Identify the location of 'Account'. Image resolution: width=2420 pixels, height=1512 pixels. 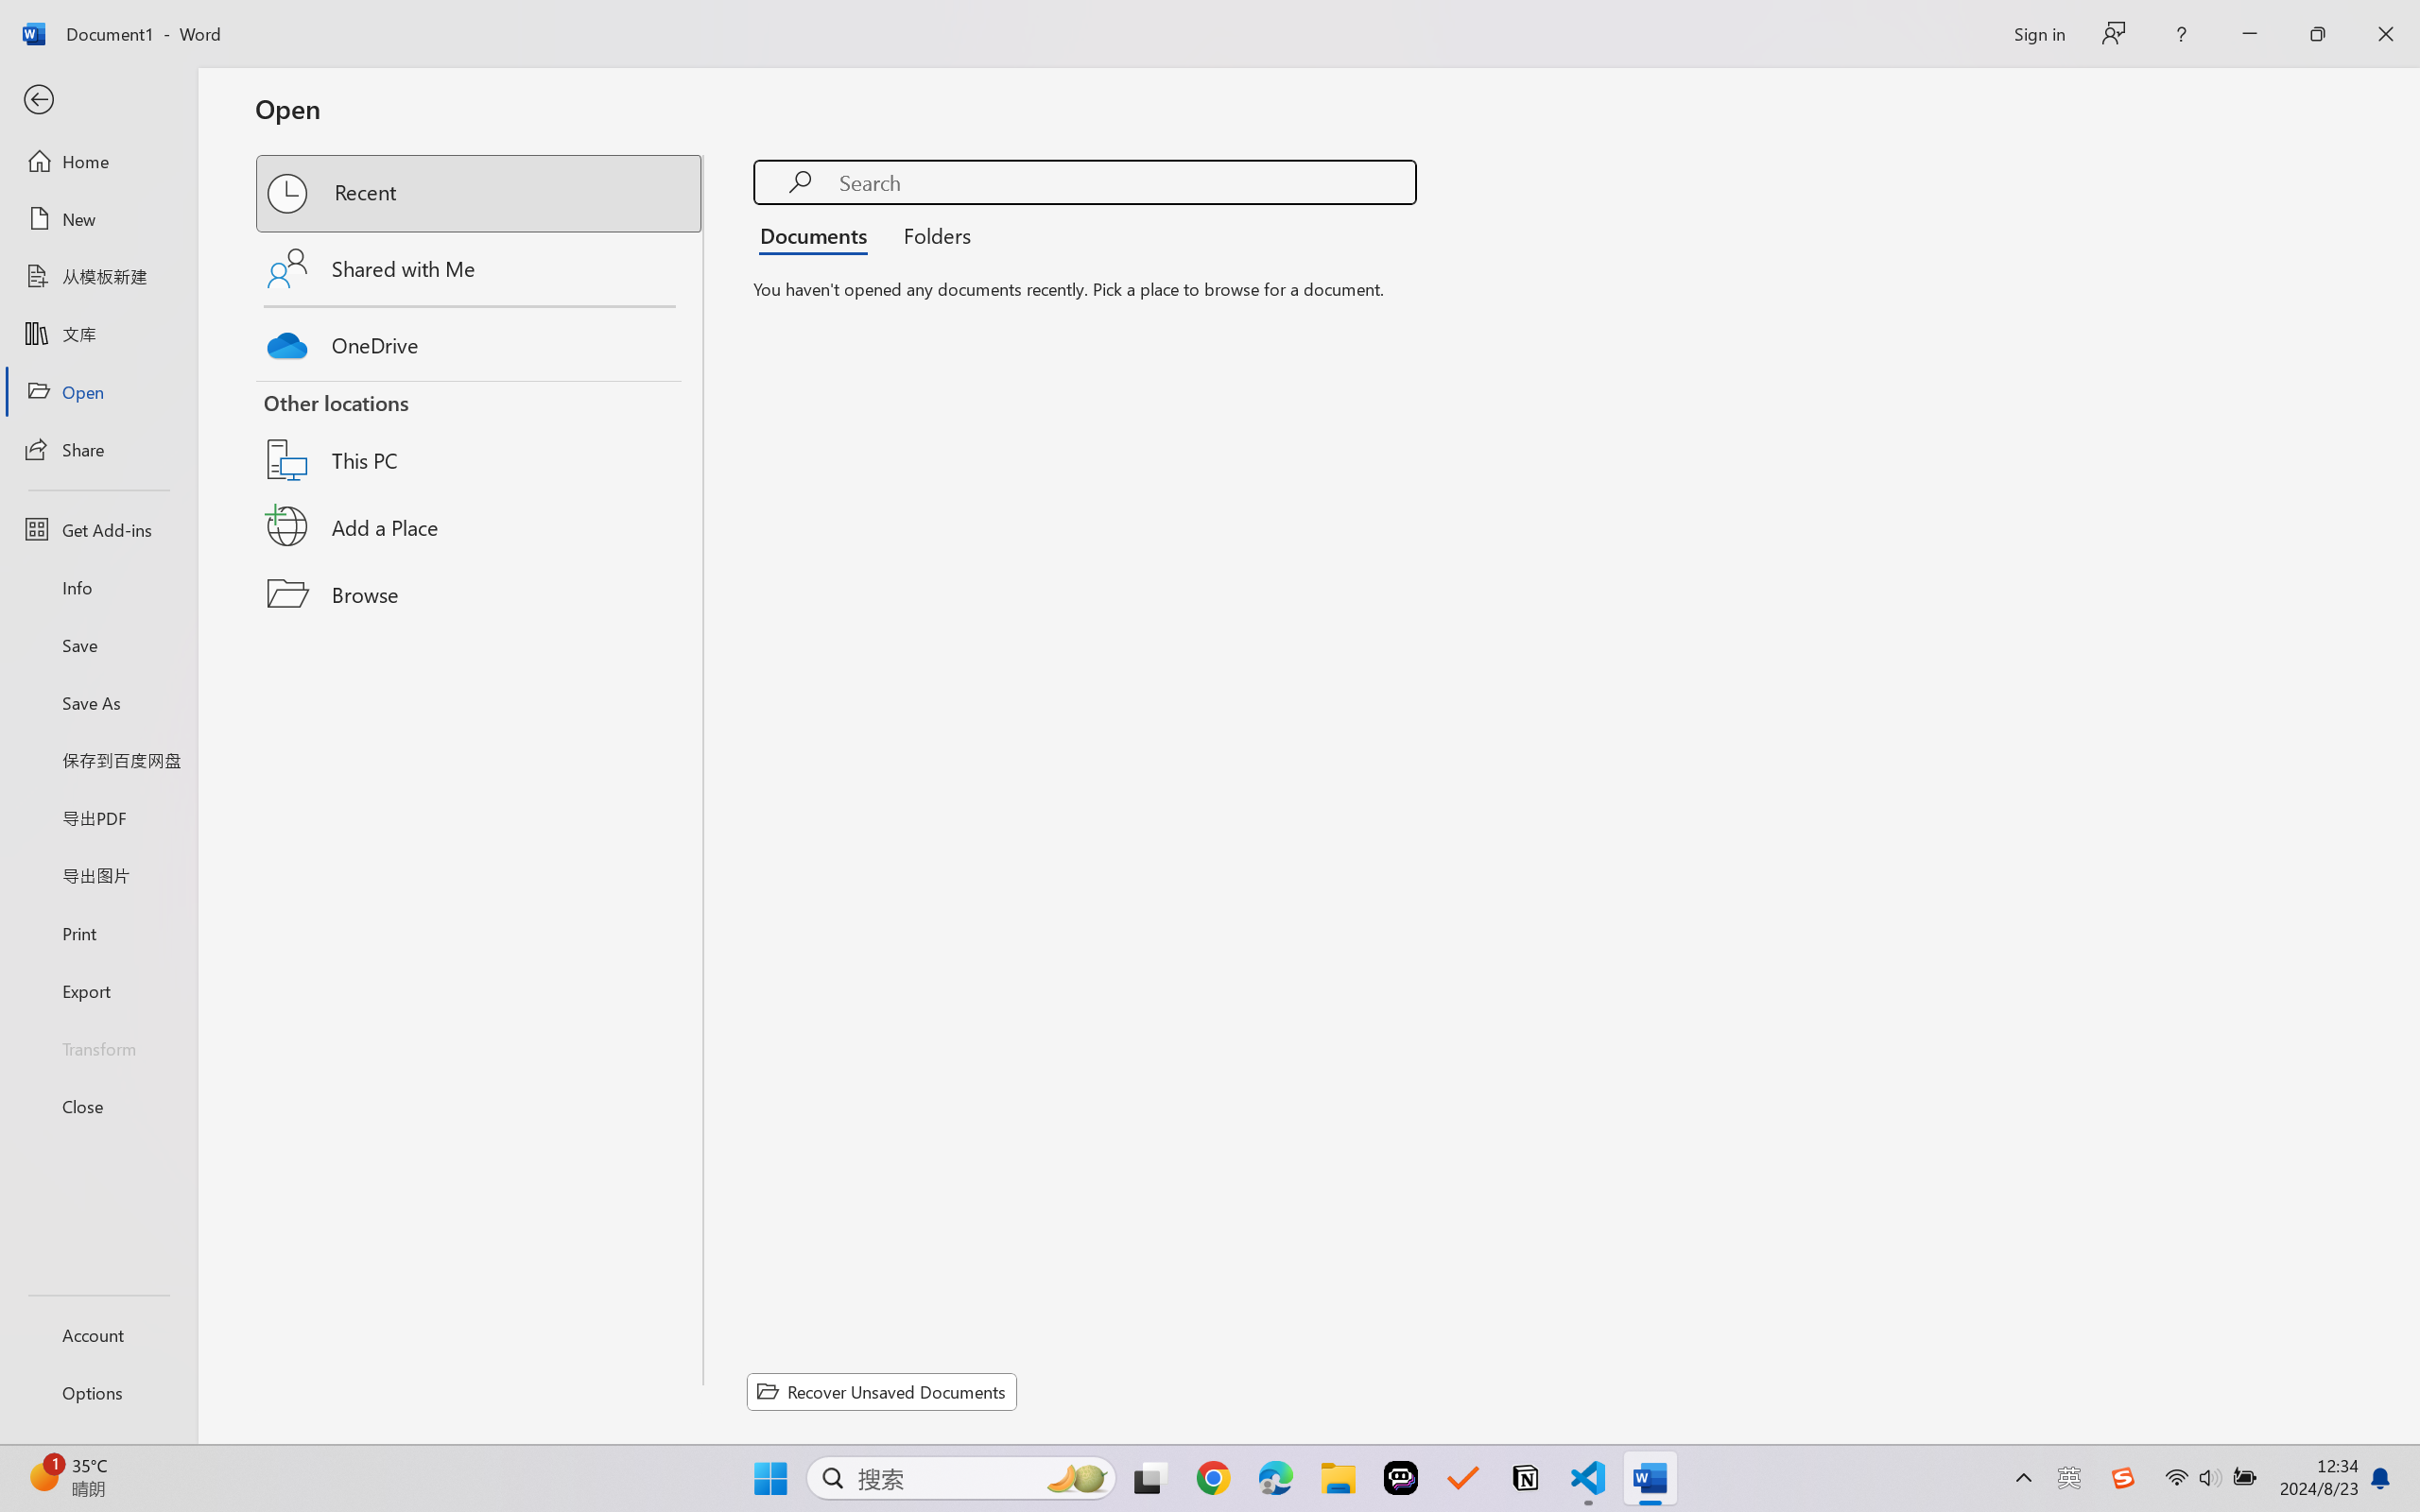
(97, 1334).